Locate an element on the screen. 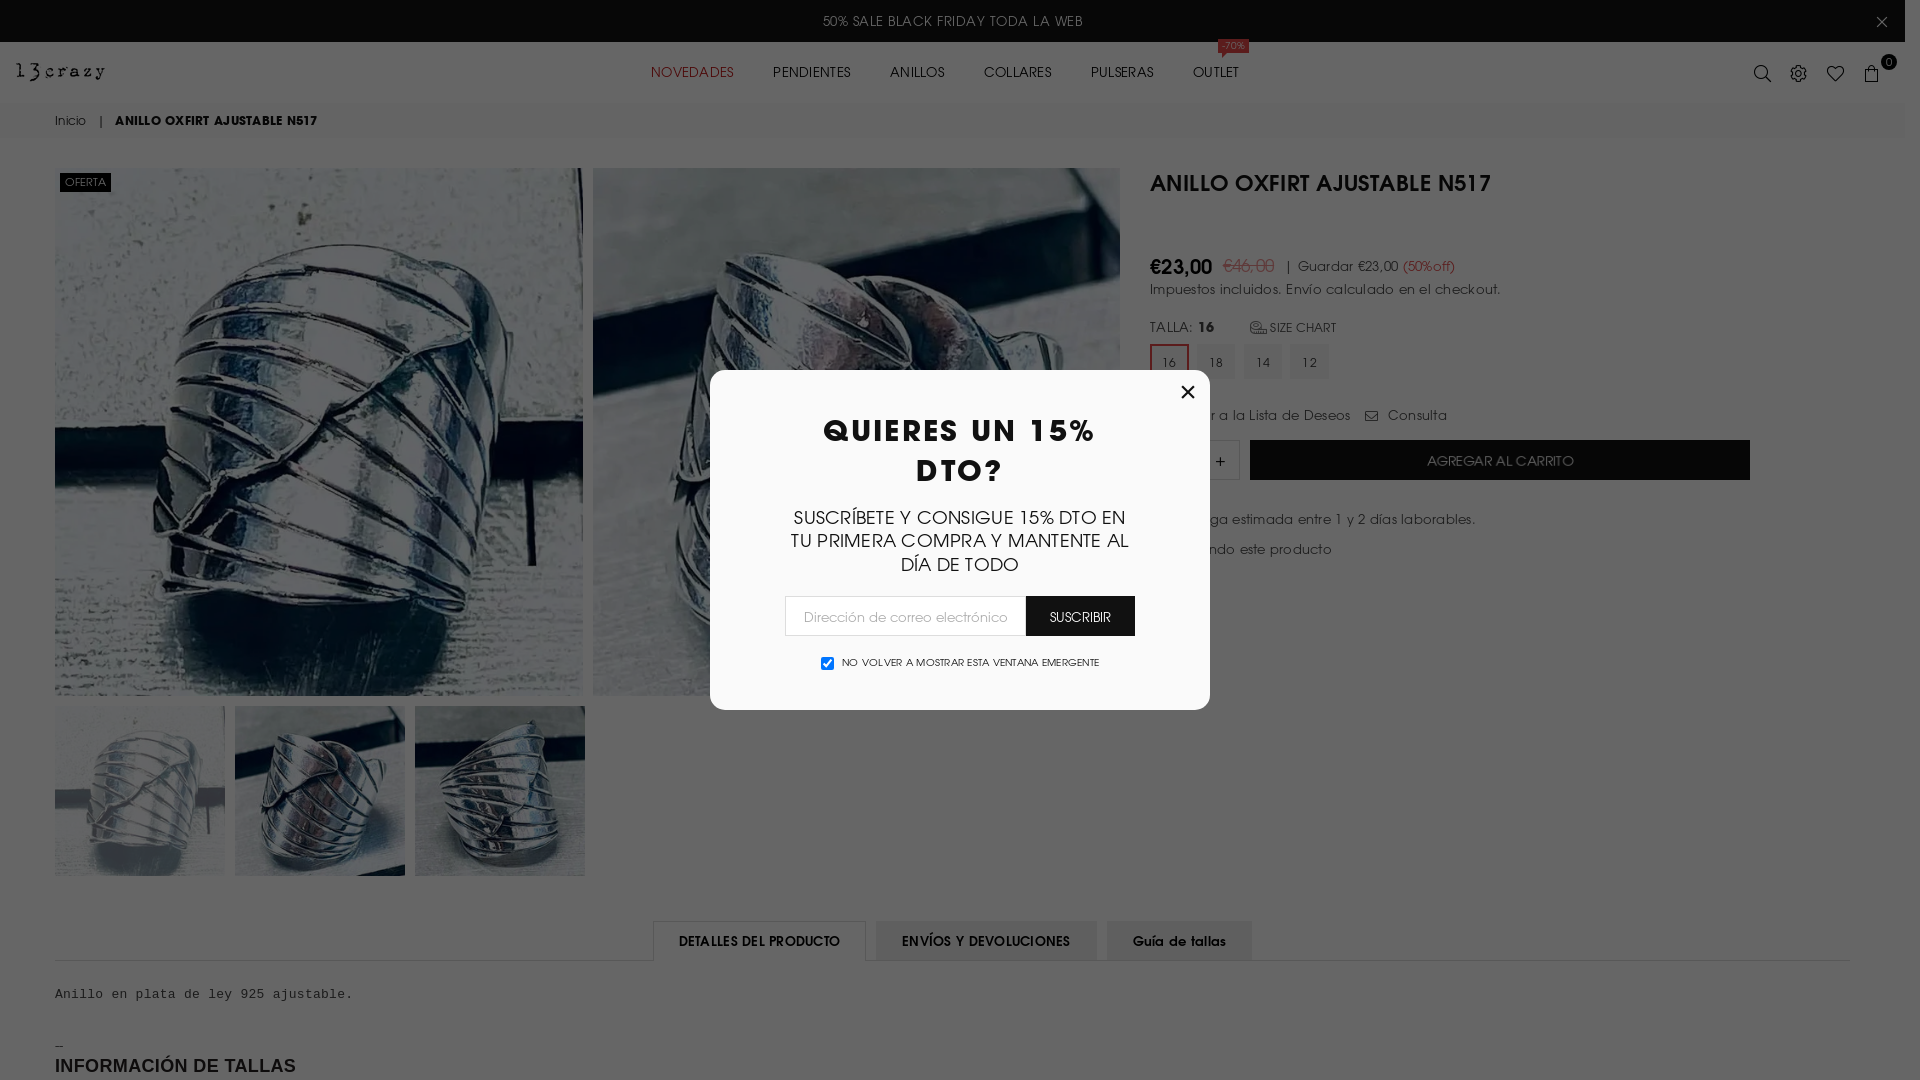  'NOVEDADES' is located at coordinates (691, 71).